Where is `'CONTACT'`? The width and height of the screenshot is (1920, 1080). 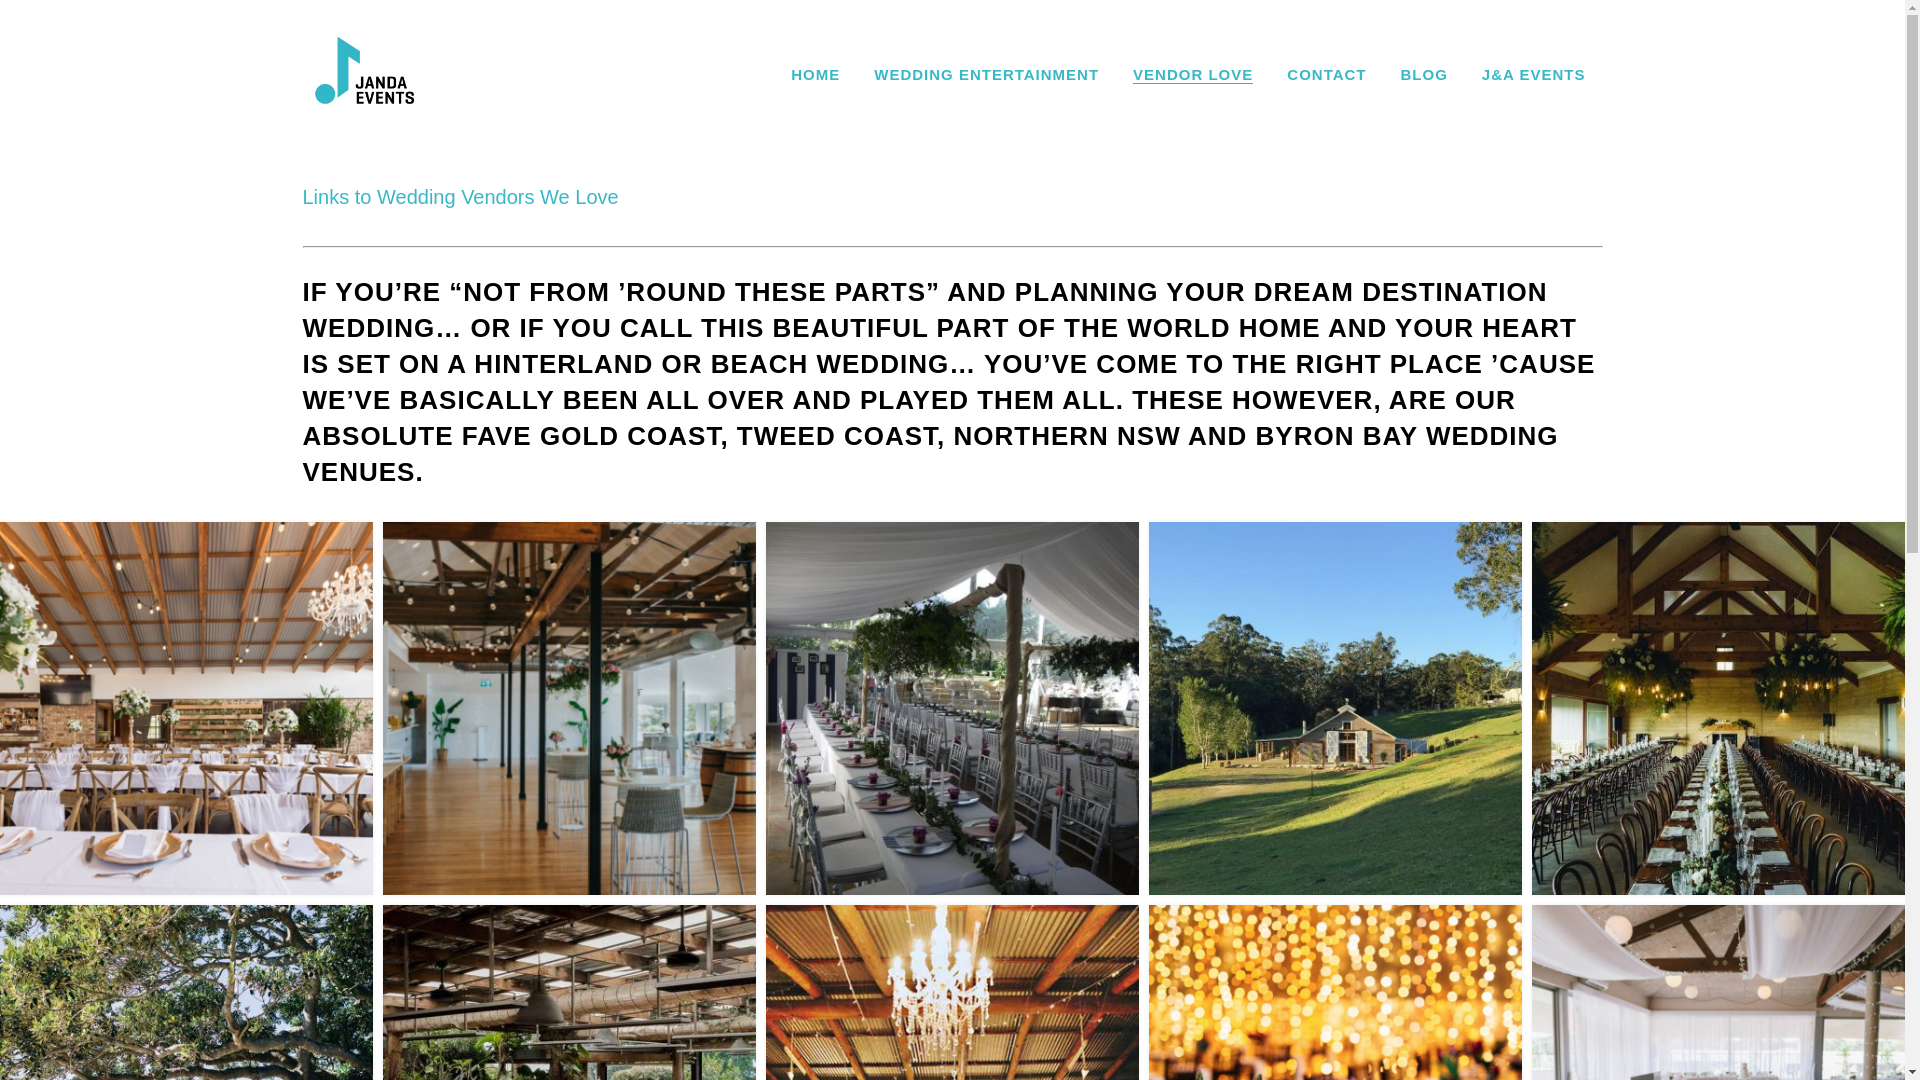
'CONTACT' is located at coordinates (1326, 73).